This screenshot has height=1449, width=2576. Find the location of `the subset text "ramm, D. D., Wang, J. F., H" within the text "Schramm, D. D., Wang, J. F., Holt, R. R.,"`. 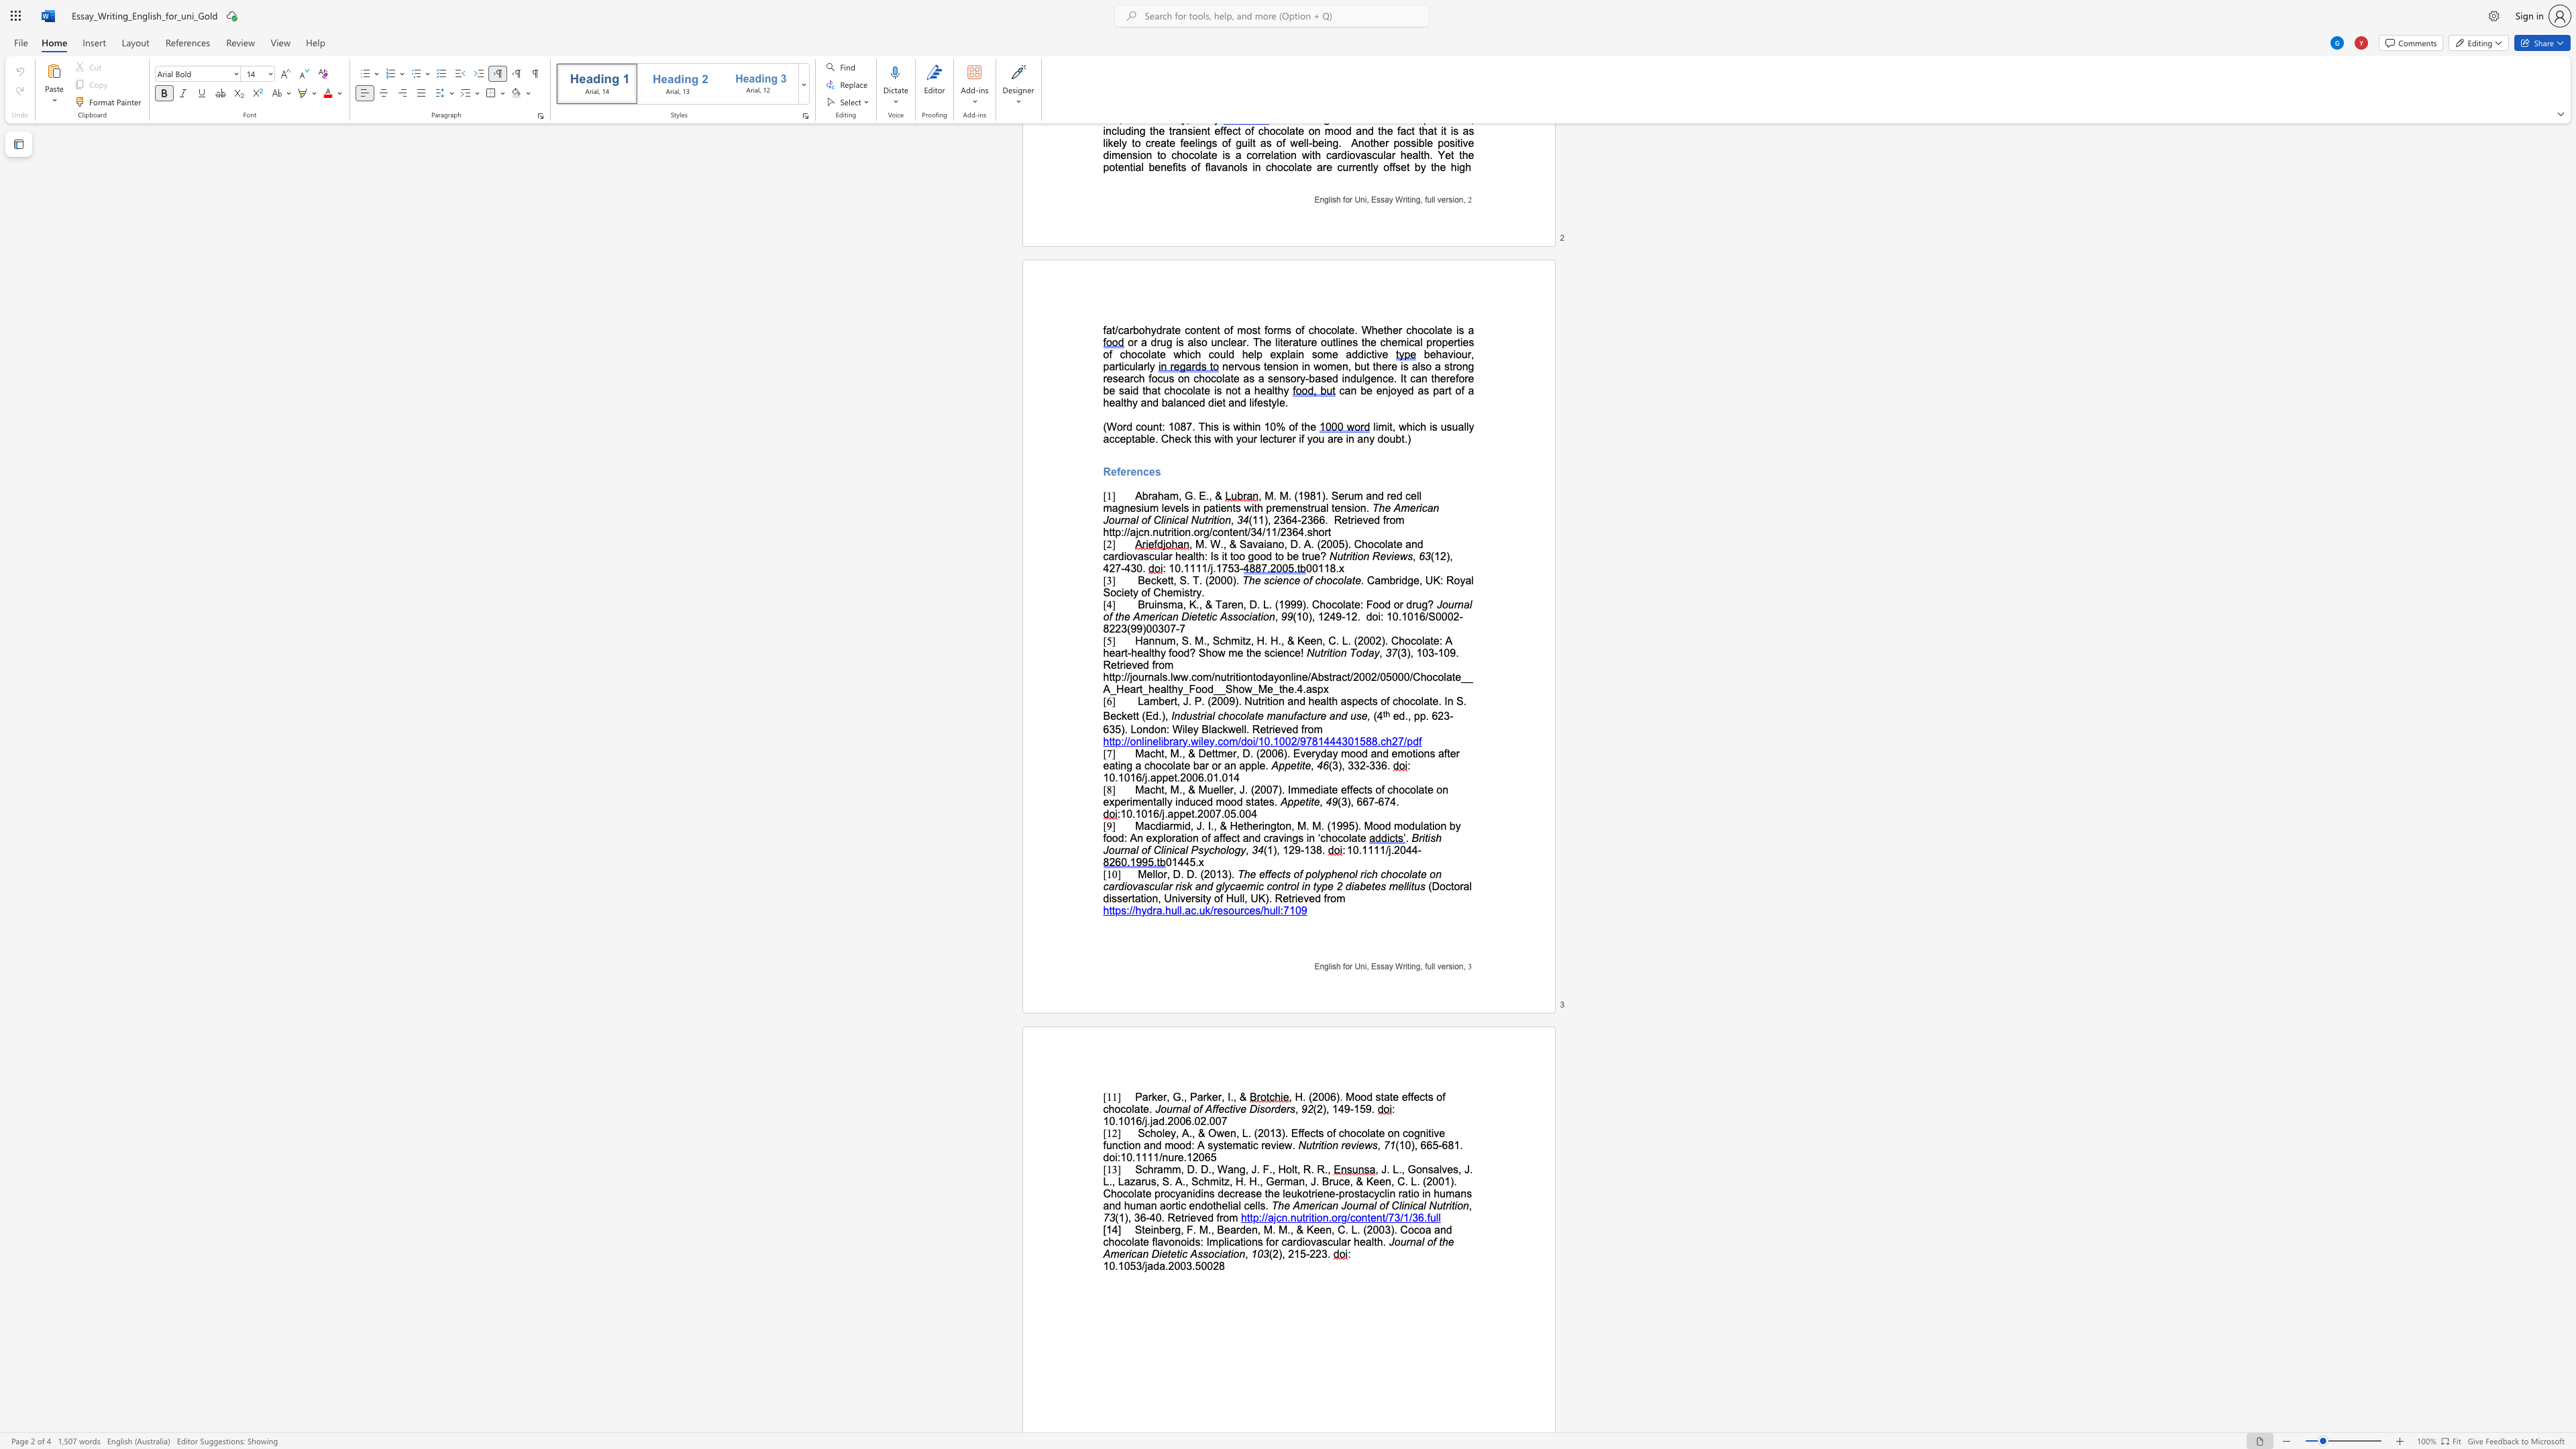

the subset text "ramm, D. D., Wang, J. F., H" within the text "Schramm, D. D., Wang, J. F., Holt, R. R.," is located at coordinates (1152, 1169).